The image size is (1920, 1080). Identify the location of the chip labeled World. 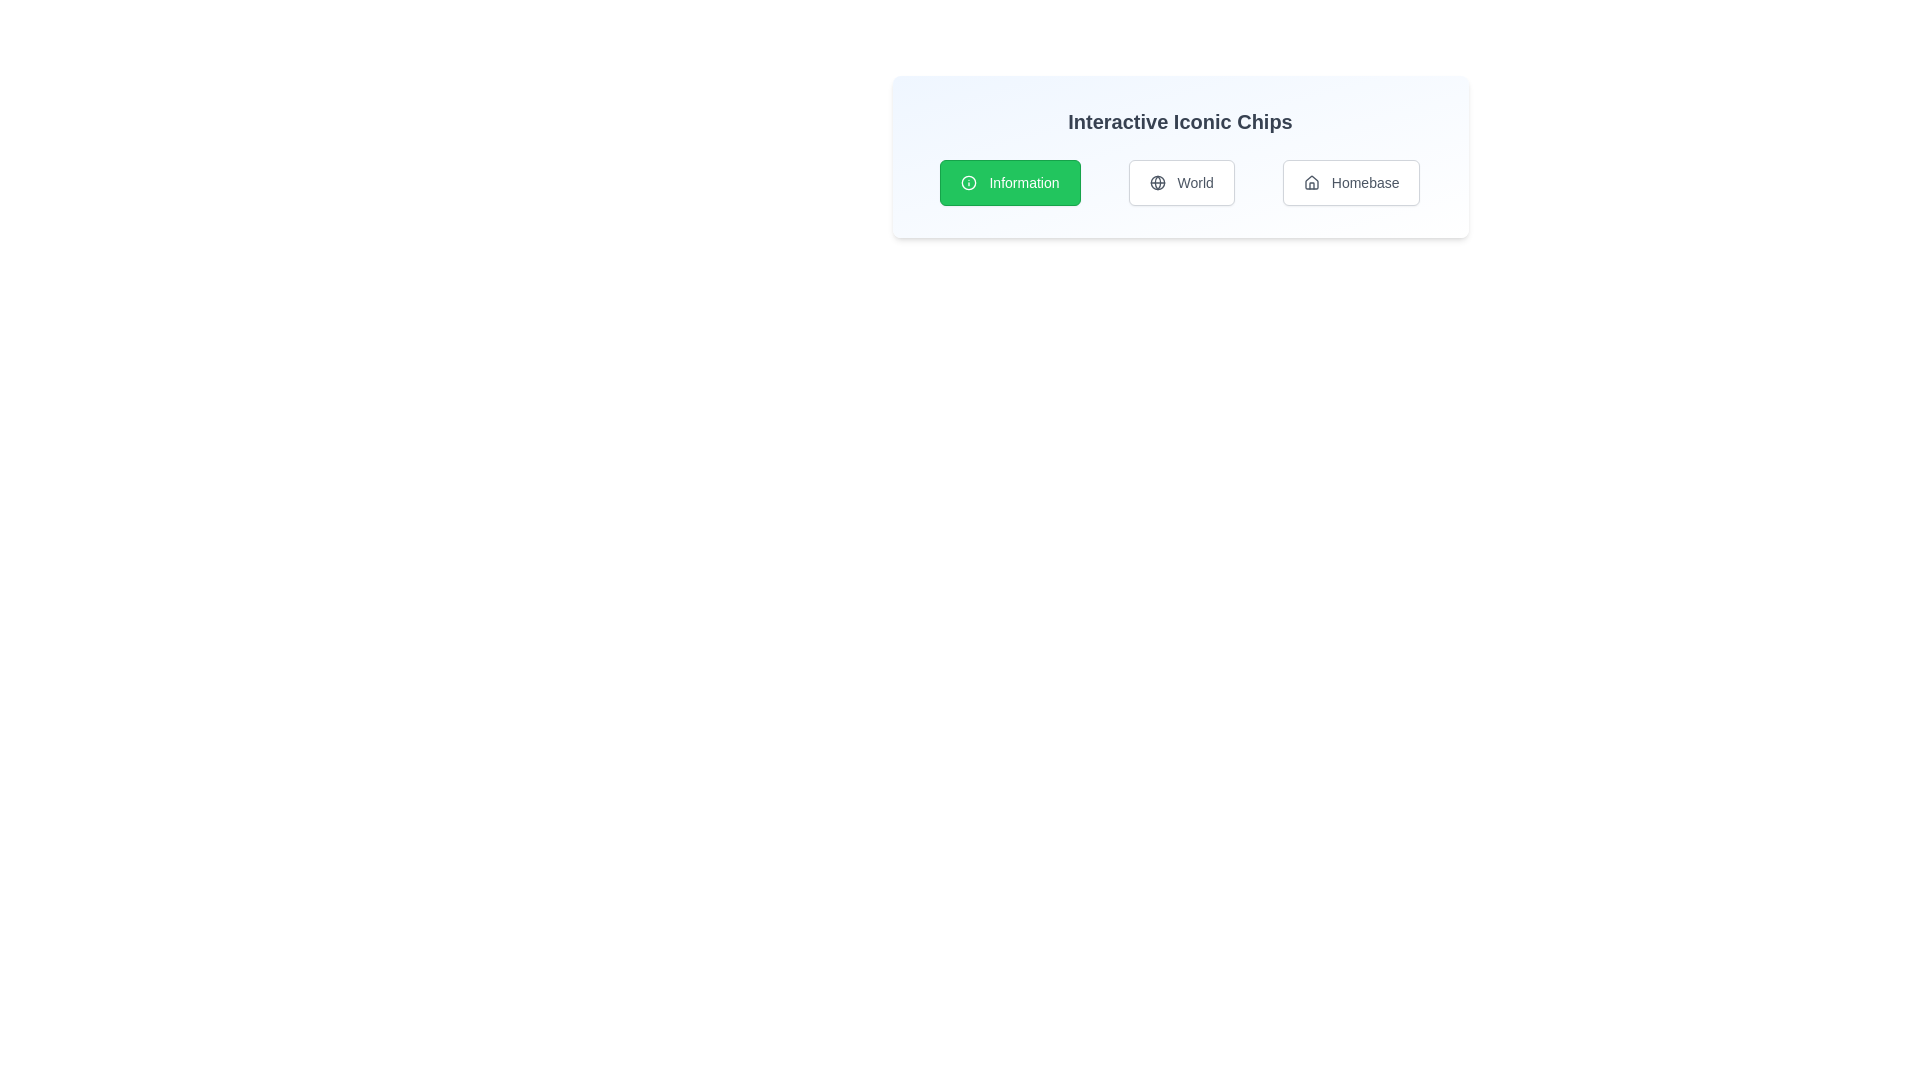
(1181, 182).